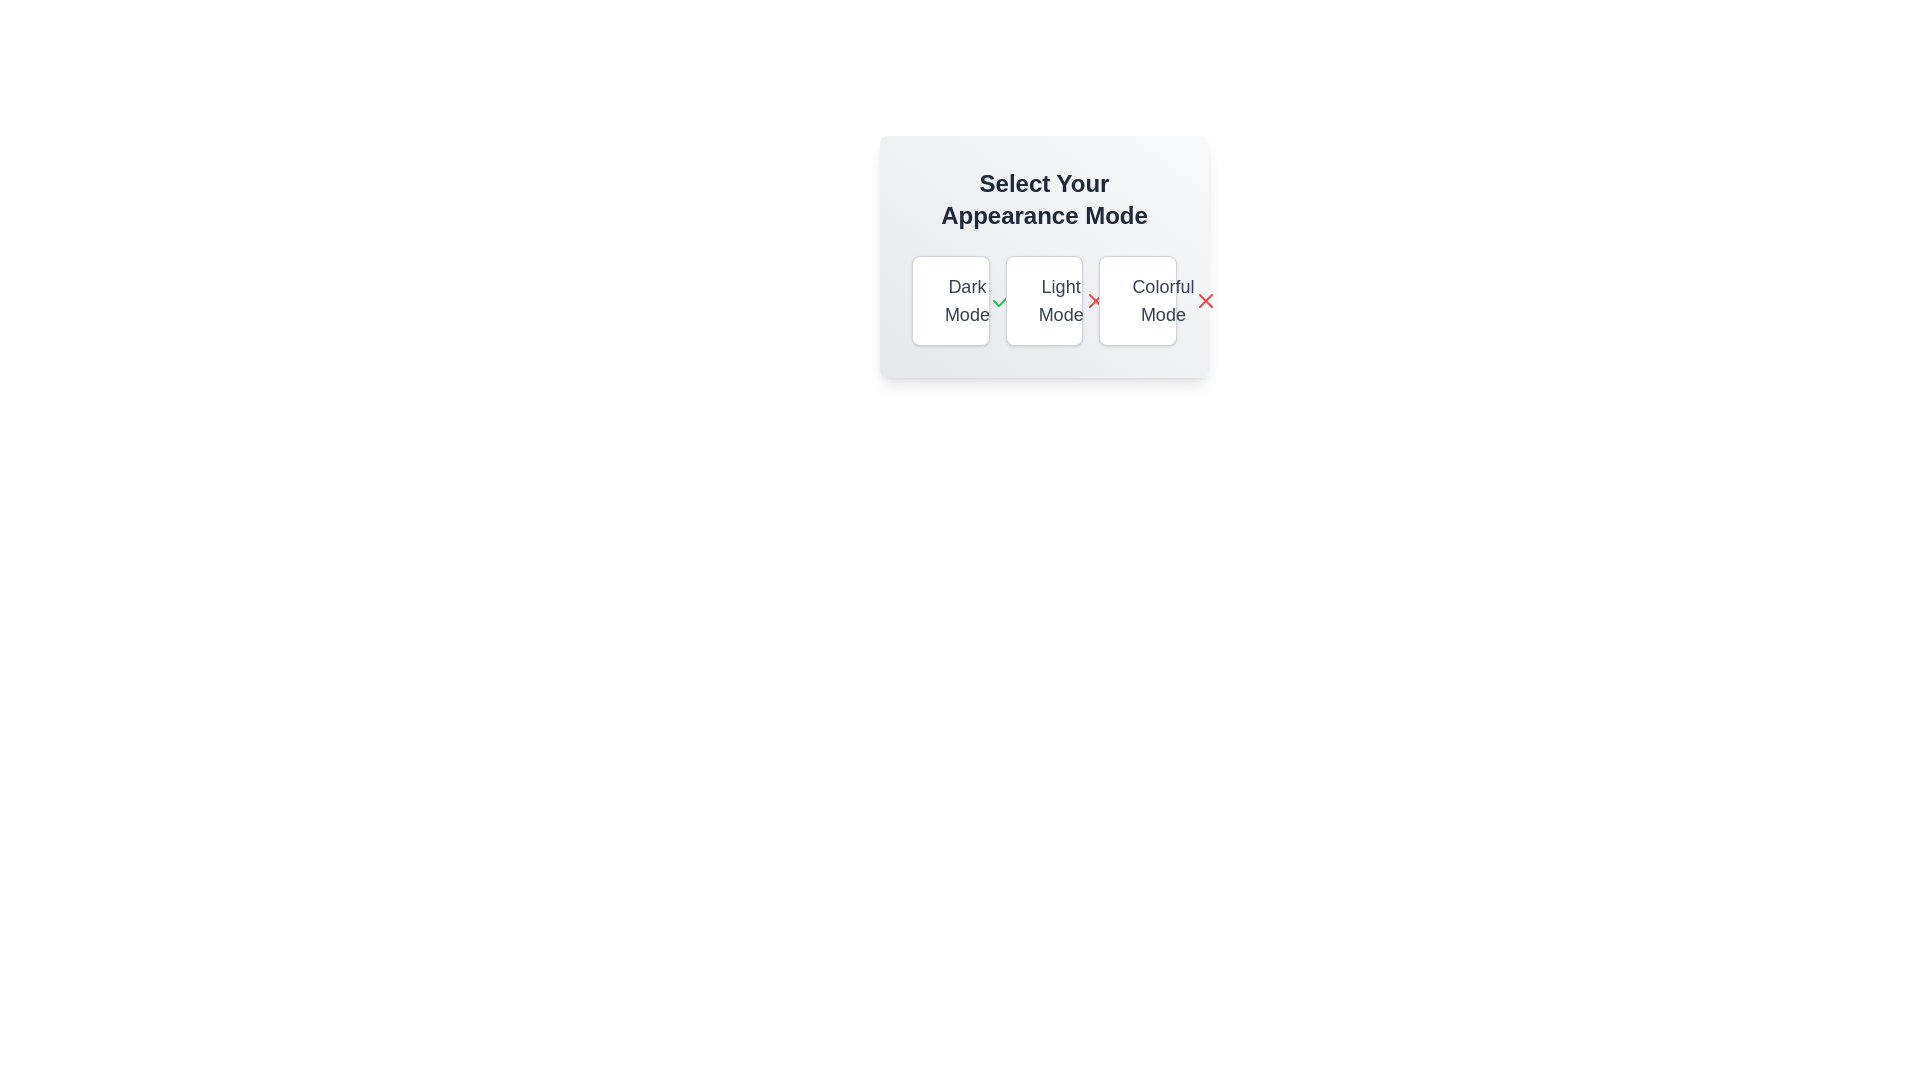 The width and height of the screenshot is (1920, 1080). I want to click on the appearance mode Colorful Mode by clicking on its respective button, so click(1138, 300).